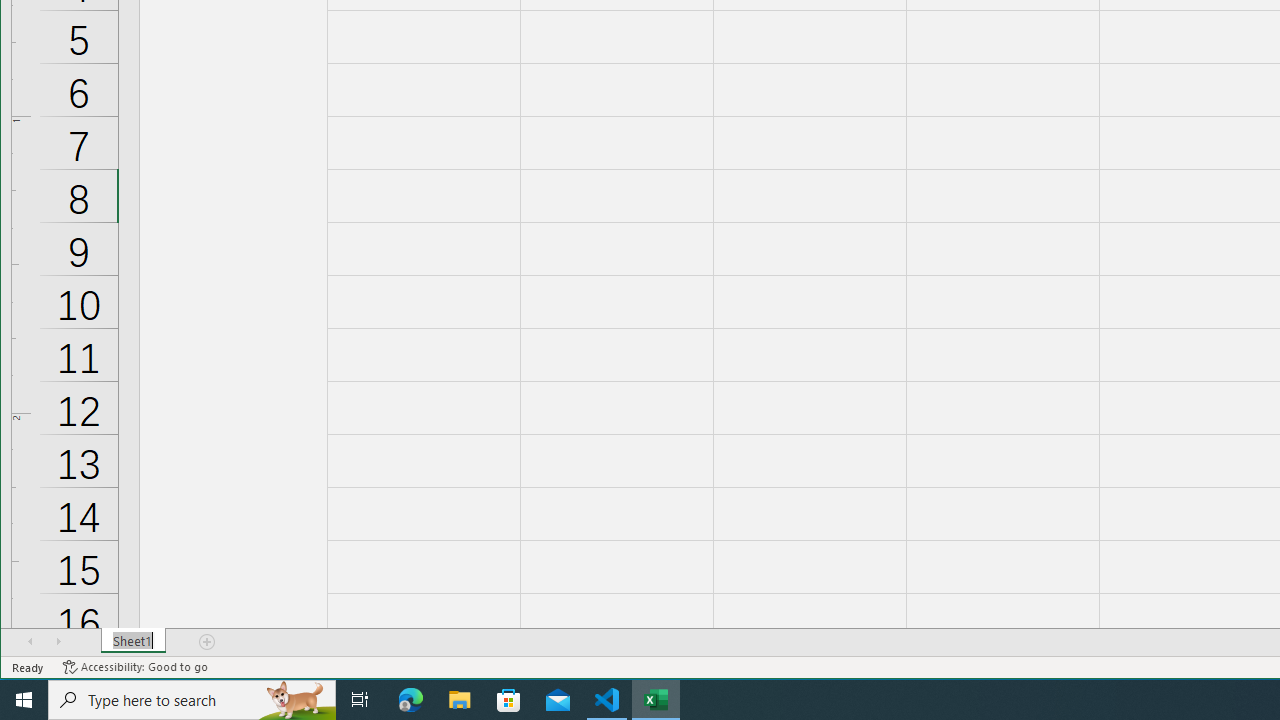 This screenshot has height=720, width=1280. Describe the element at coordinates (294, 698) in the screenshot. I see `'Search highlights icon opens search home window'` at that location.